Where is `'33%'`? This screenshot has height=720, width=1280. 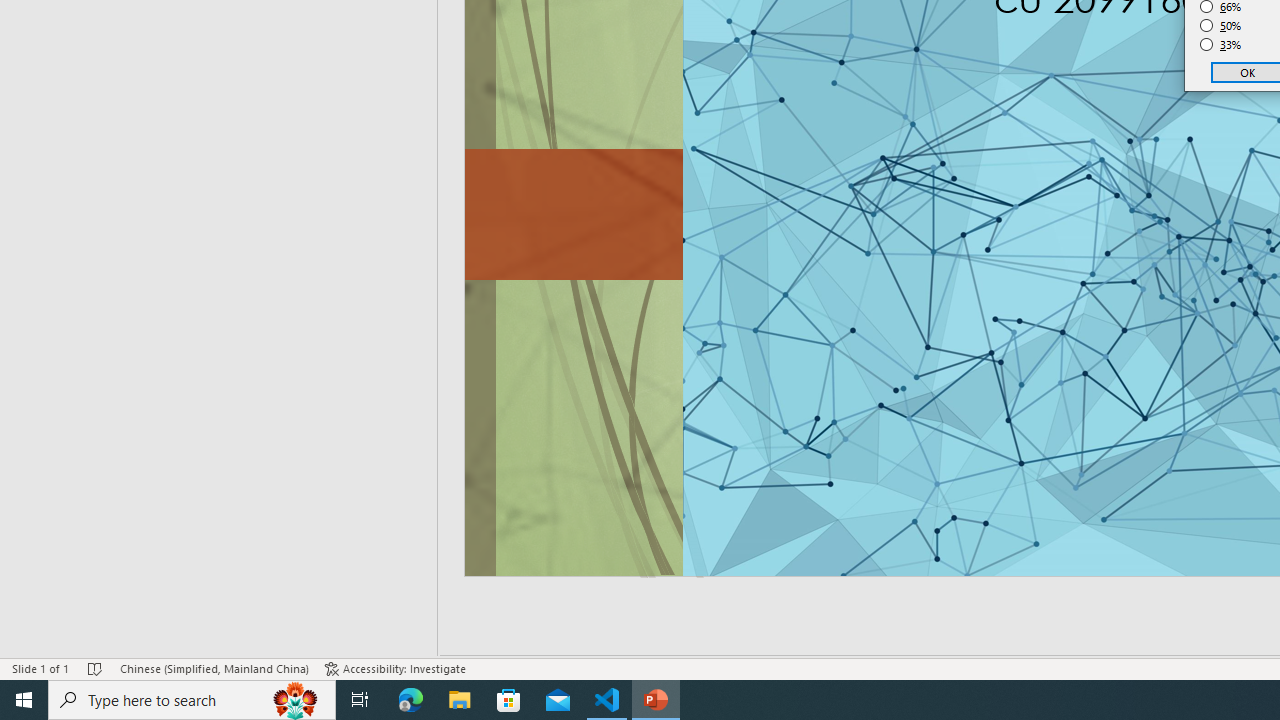
'33%' is located at coordinates (1220, 45).